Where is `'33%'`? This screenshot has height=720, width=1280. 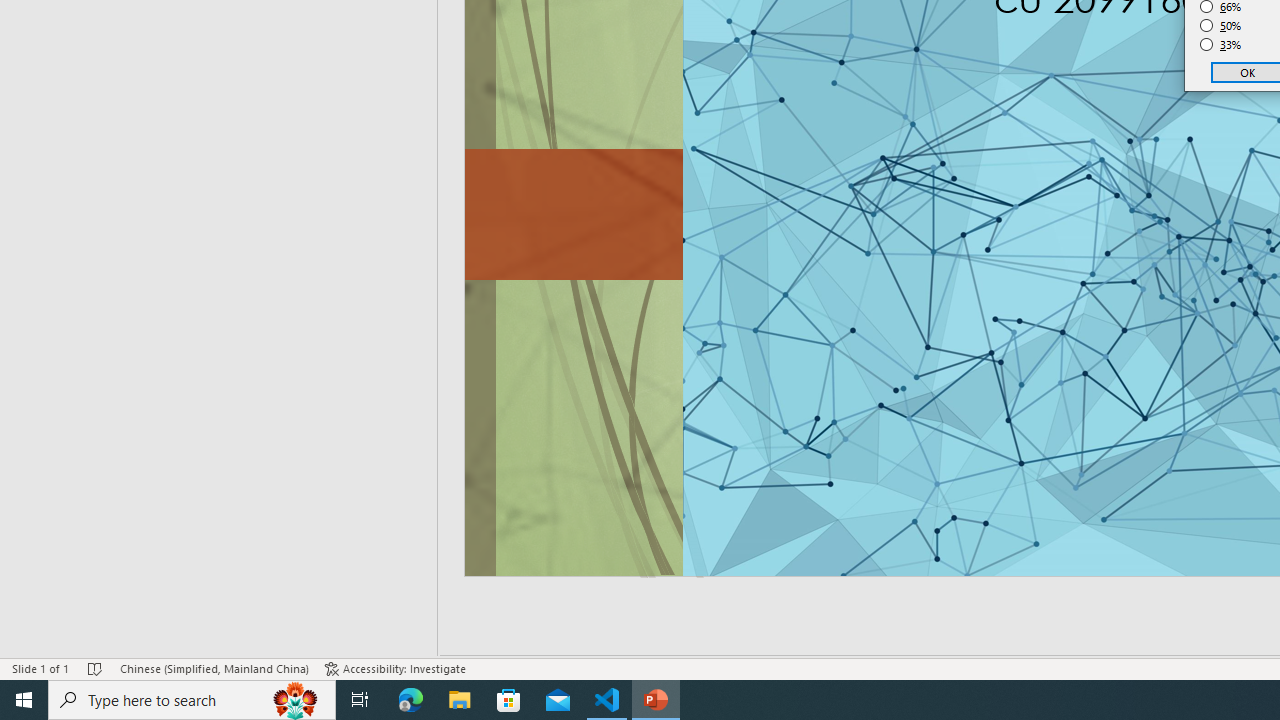
'33%' is located at coordinates (1220, 45).